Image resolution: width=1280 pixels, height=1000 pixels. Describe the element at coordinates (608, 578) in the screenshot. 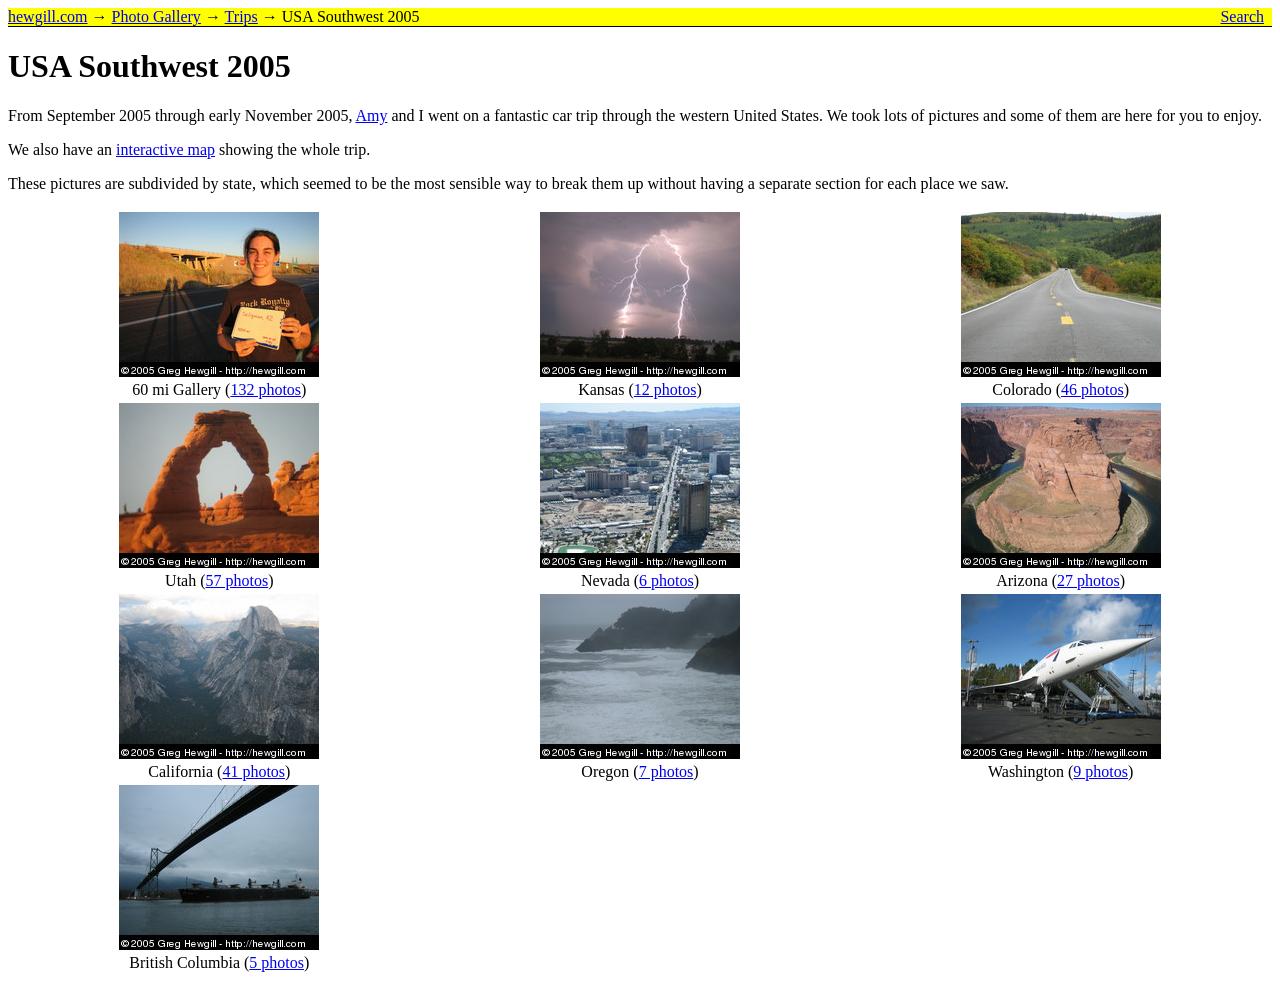

I see `'Nevada
    ('` at that location.